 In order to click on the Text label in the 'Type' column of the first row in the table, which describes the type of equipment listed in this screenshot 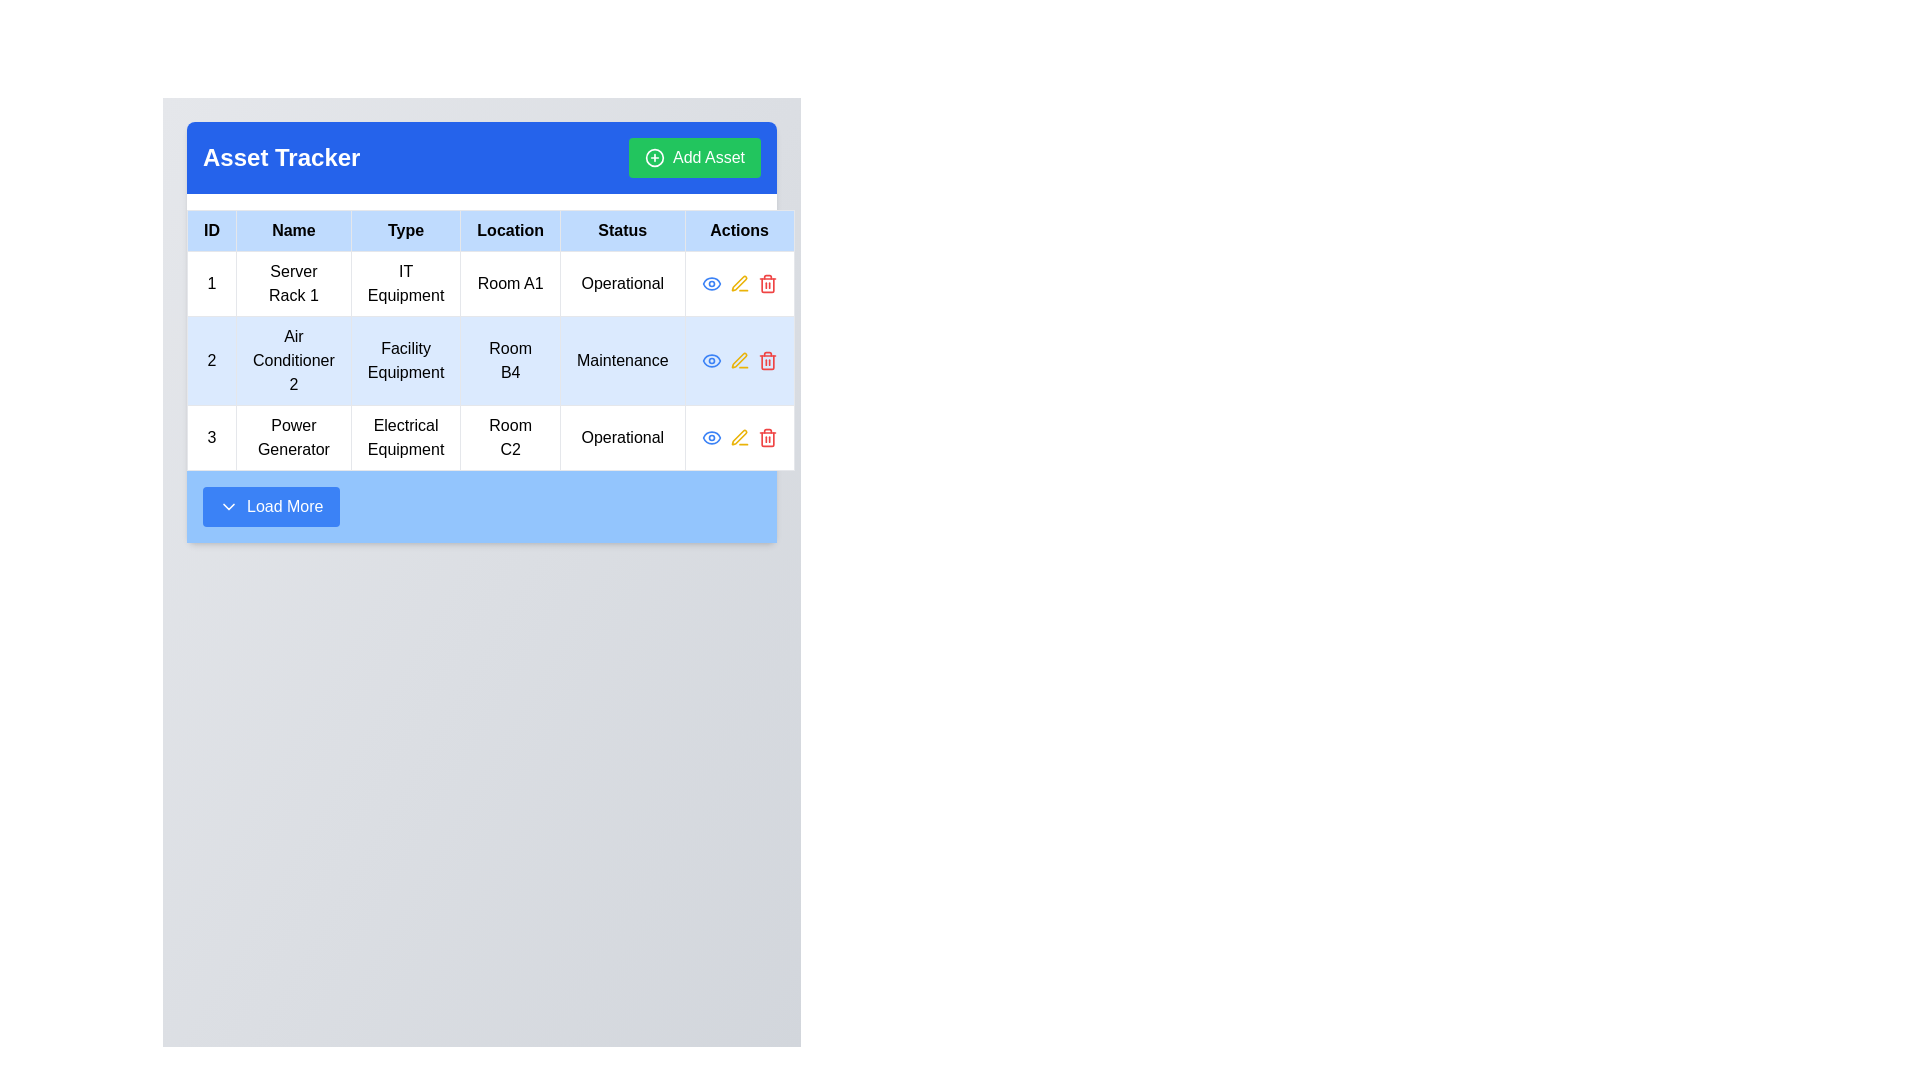, I will do `click(405, 284)`.